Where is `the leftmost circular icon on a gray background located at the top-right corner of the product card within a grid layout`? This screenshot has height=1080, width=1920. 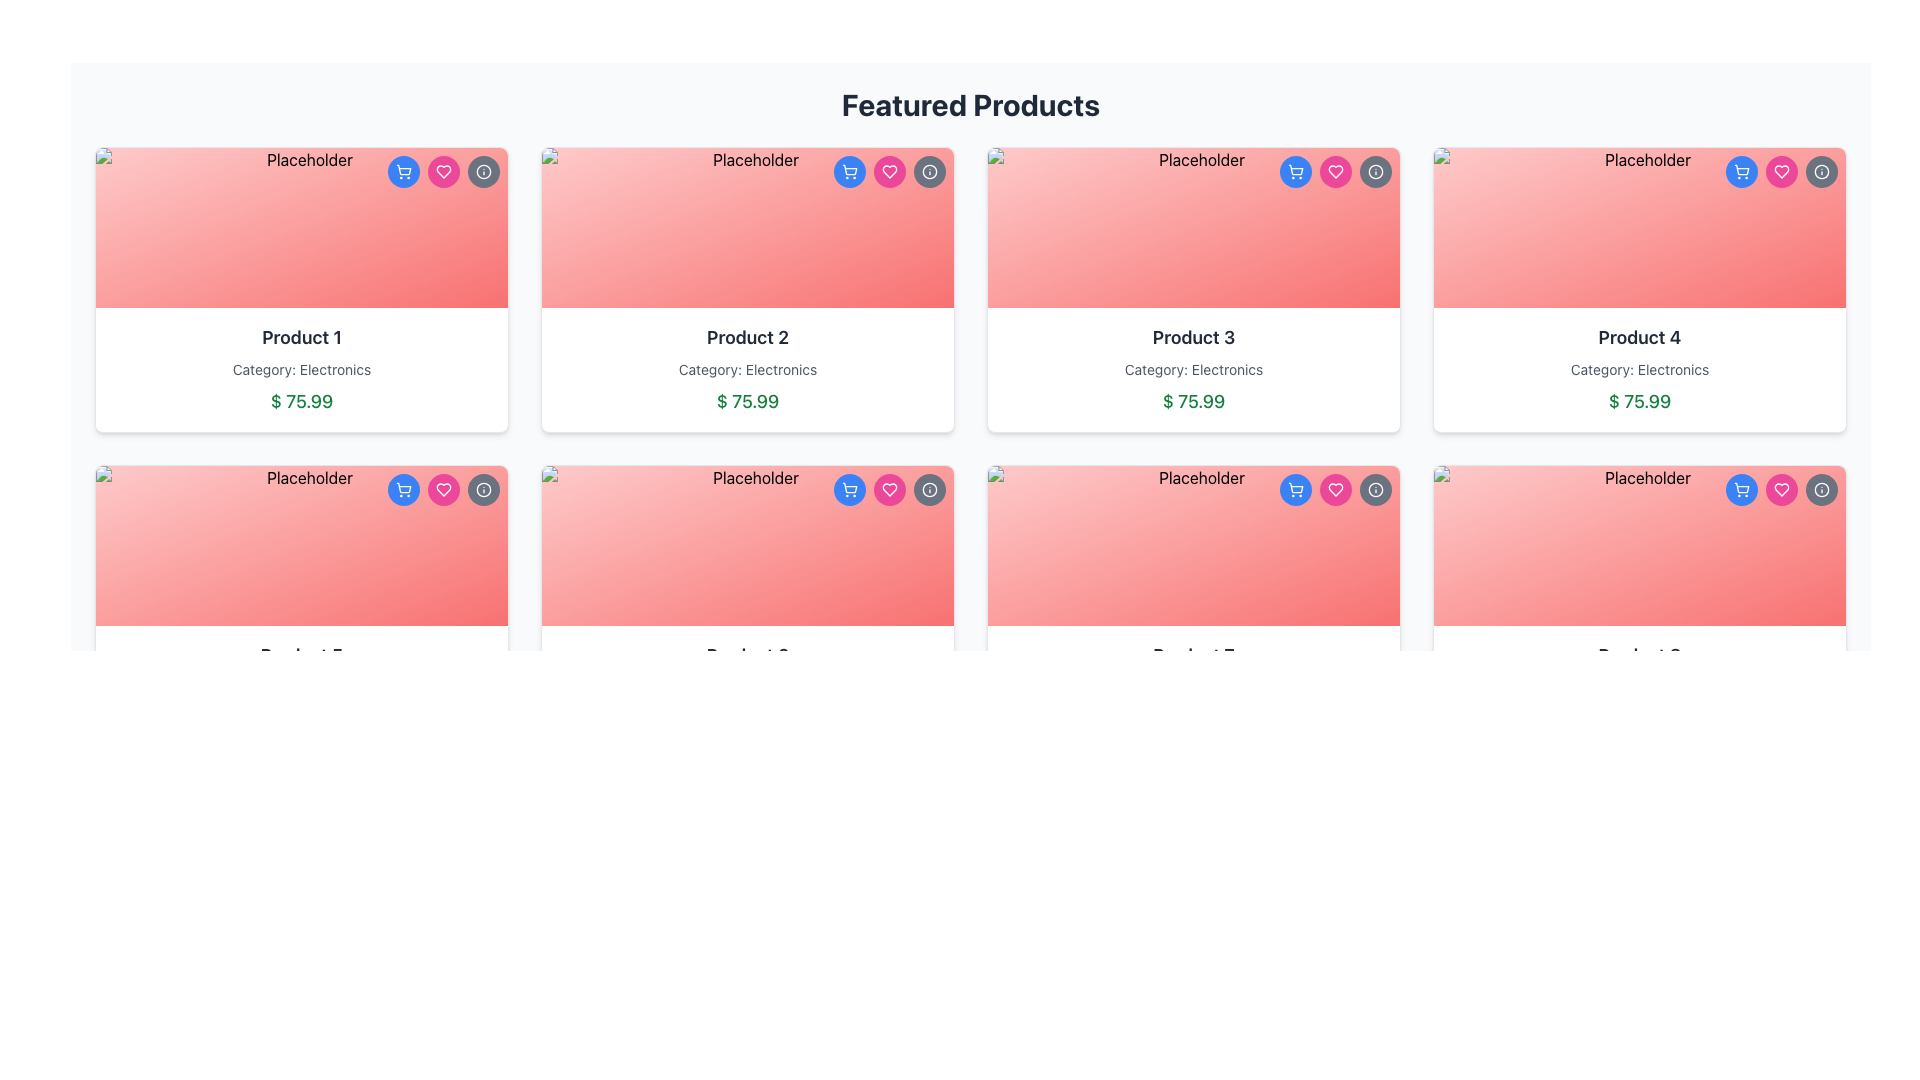 the leftmost circular icon on a gray background located at the top-right corner of the product card within a grid layout is located at coordinates (929, 171).